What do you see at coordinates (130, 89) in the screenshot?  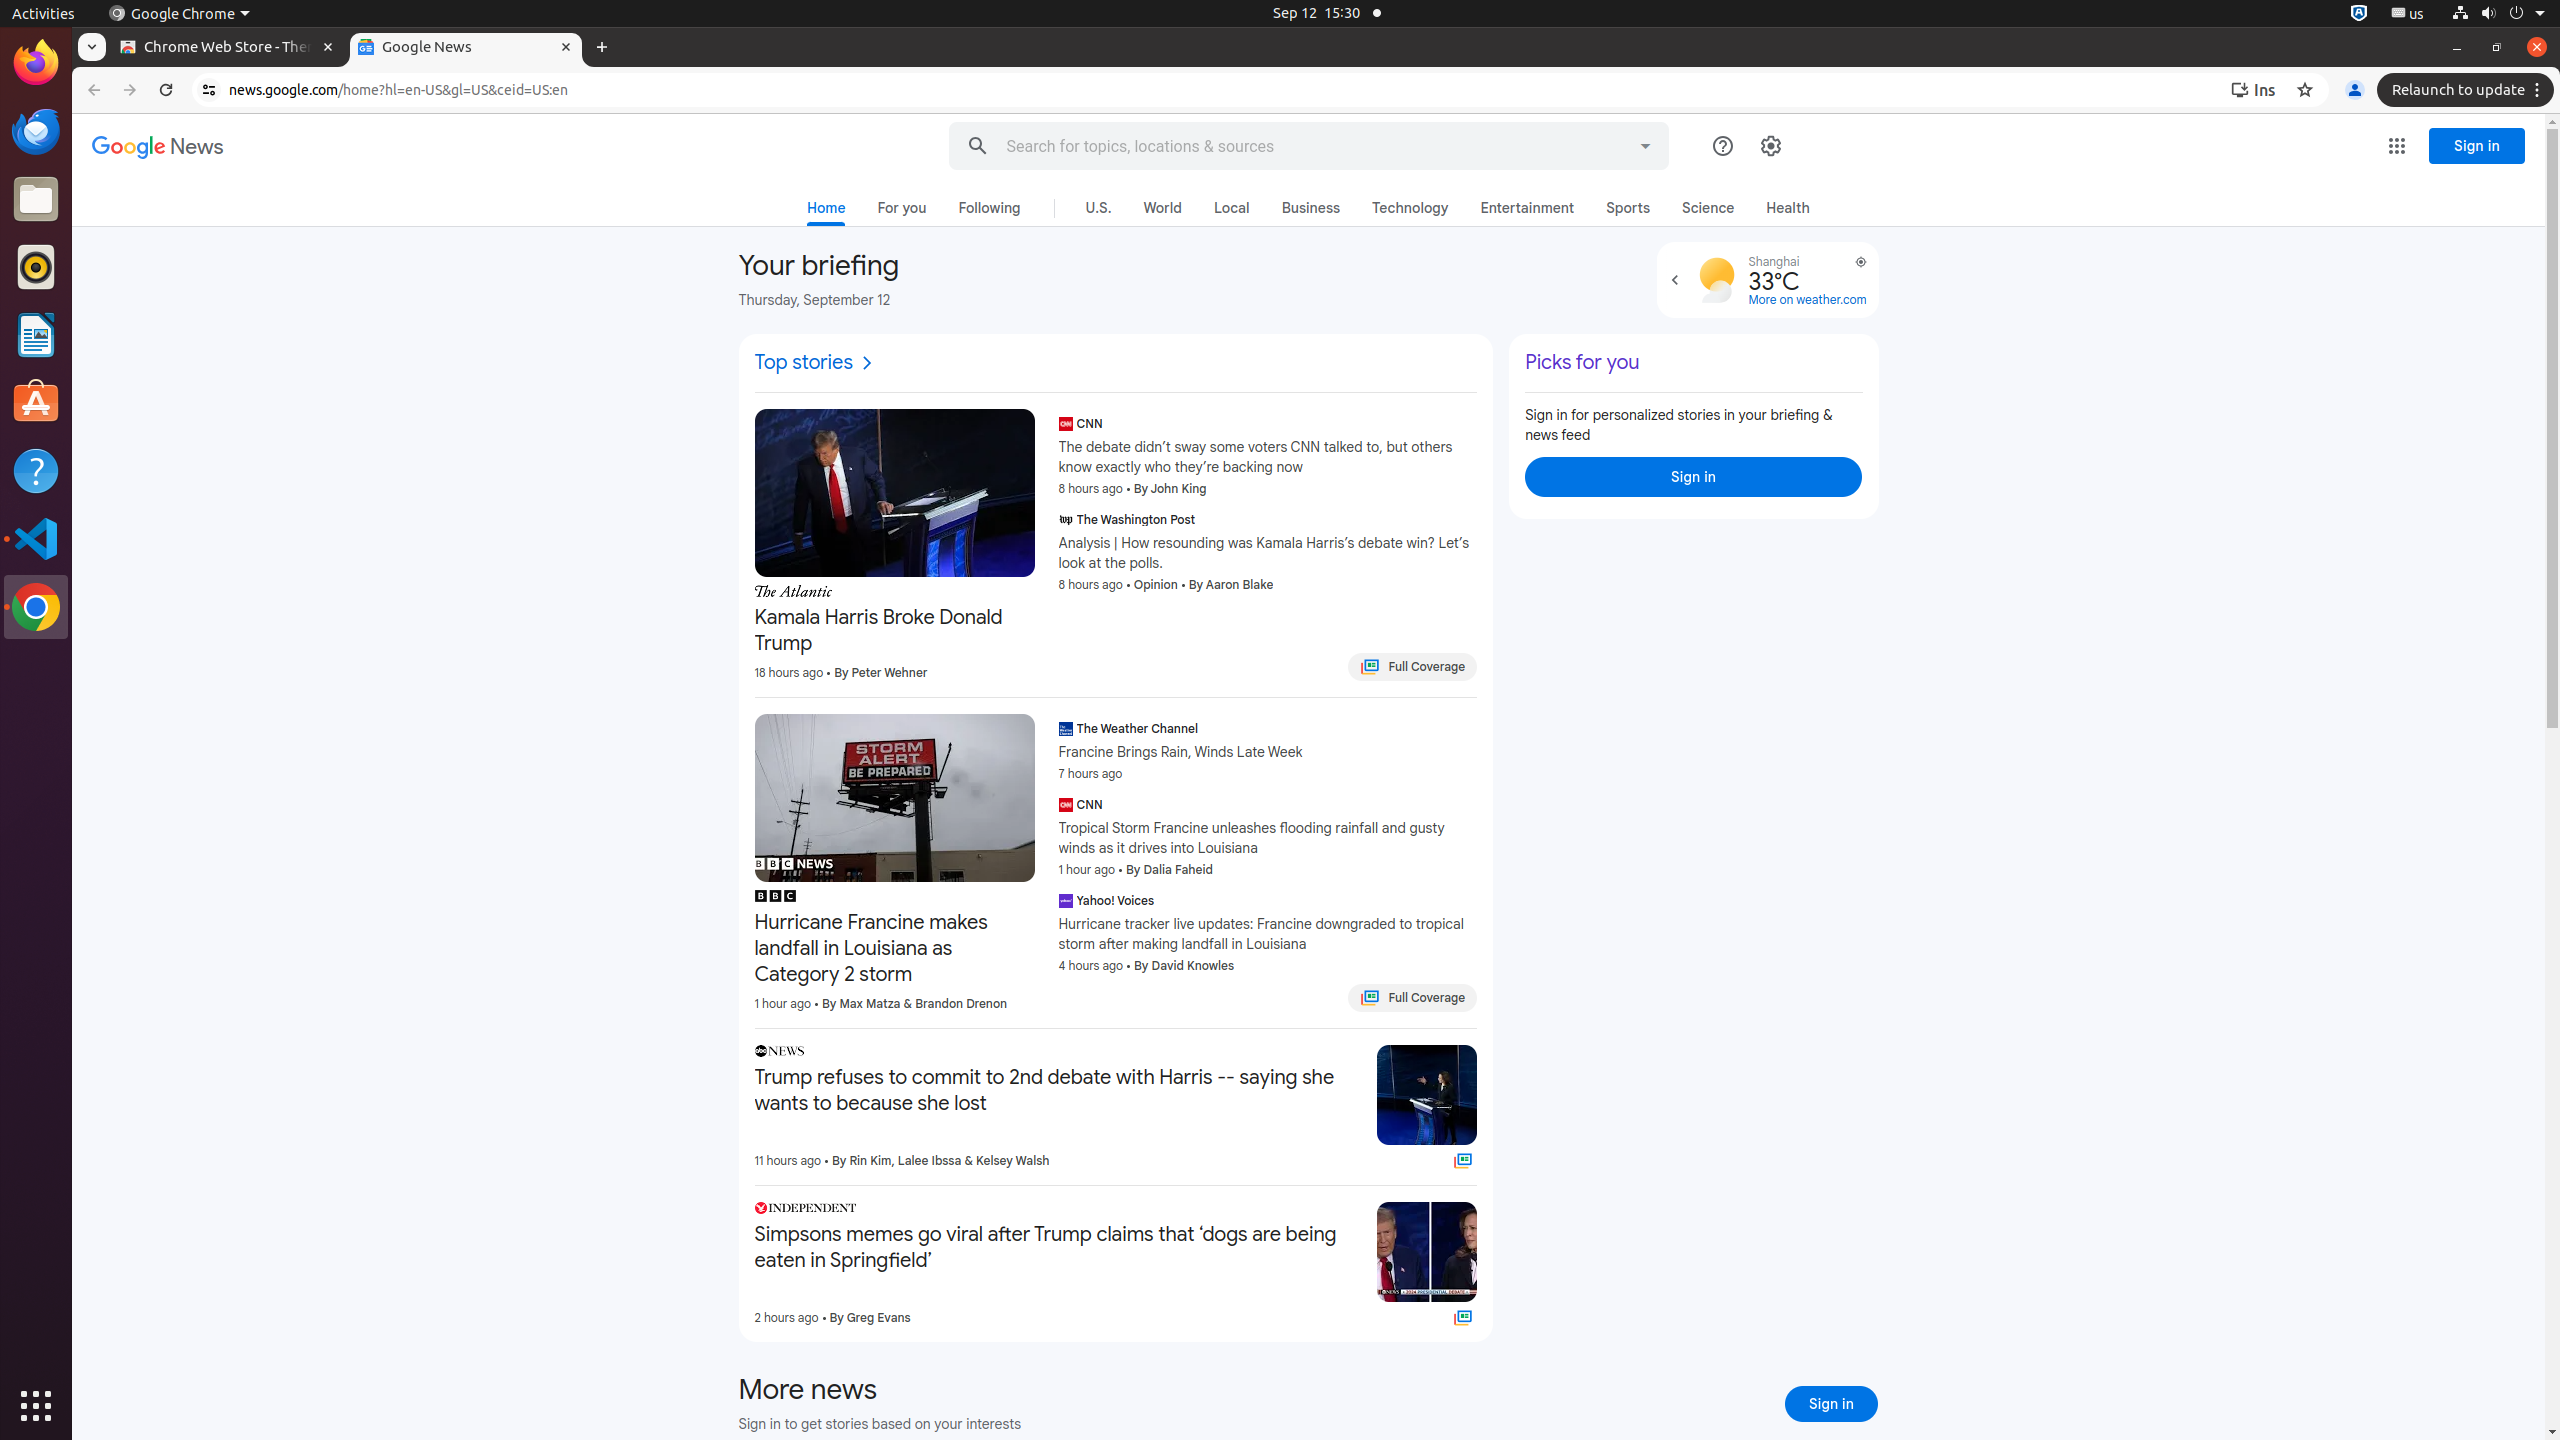 I see `'Forward'` at bounding box center [130, 89].